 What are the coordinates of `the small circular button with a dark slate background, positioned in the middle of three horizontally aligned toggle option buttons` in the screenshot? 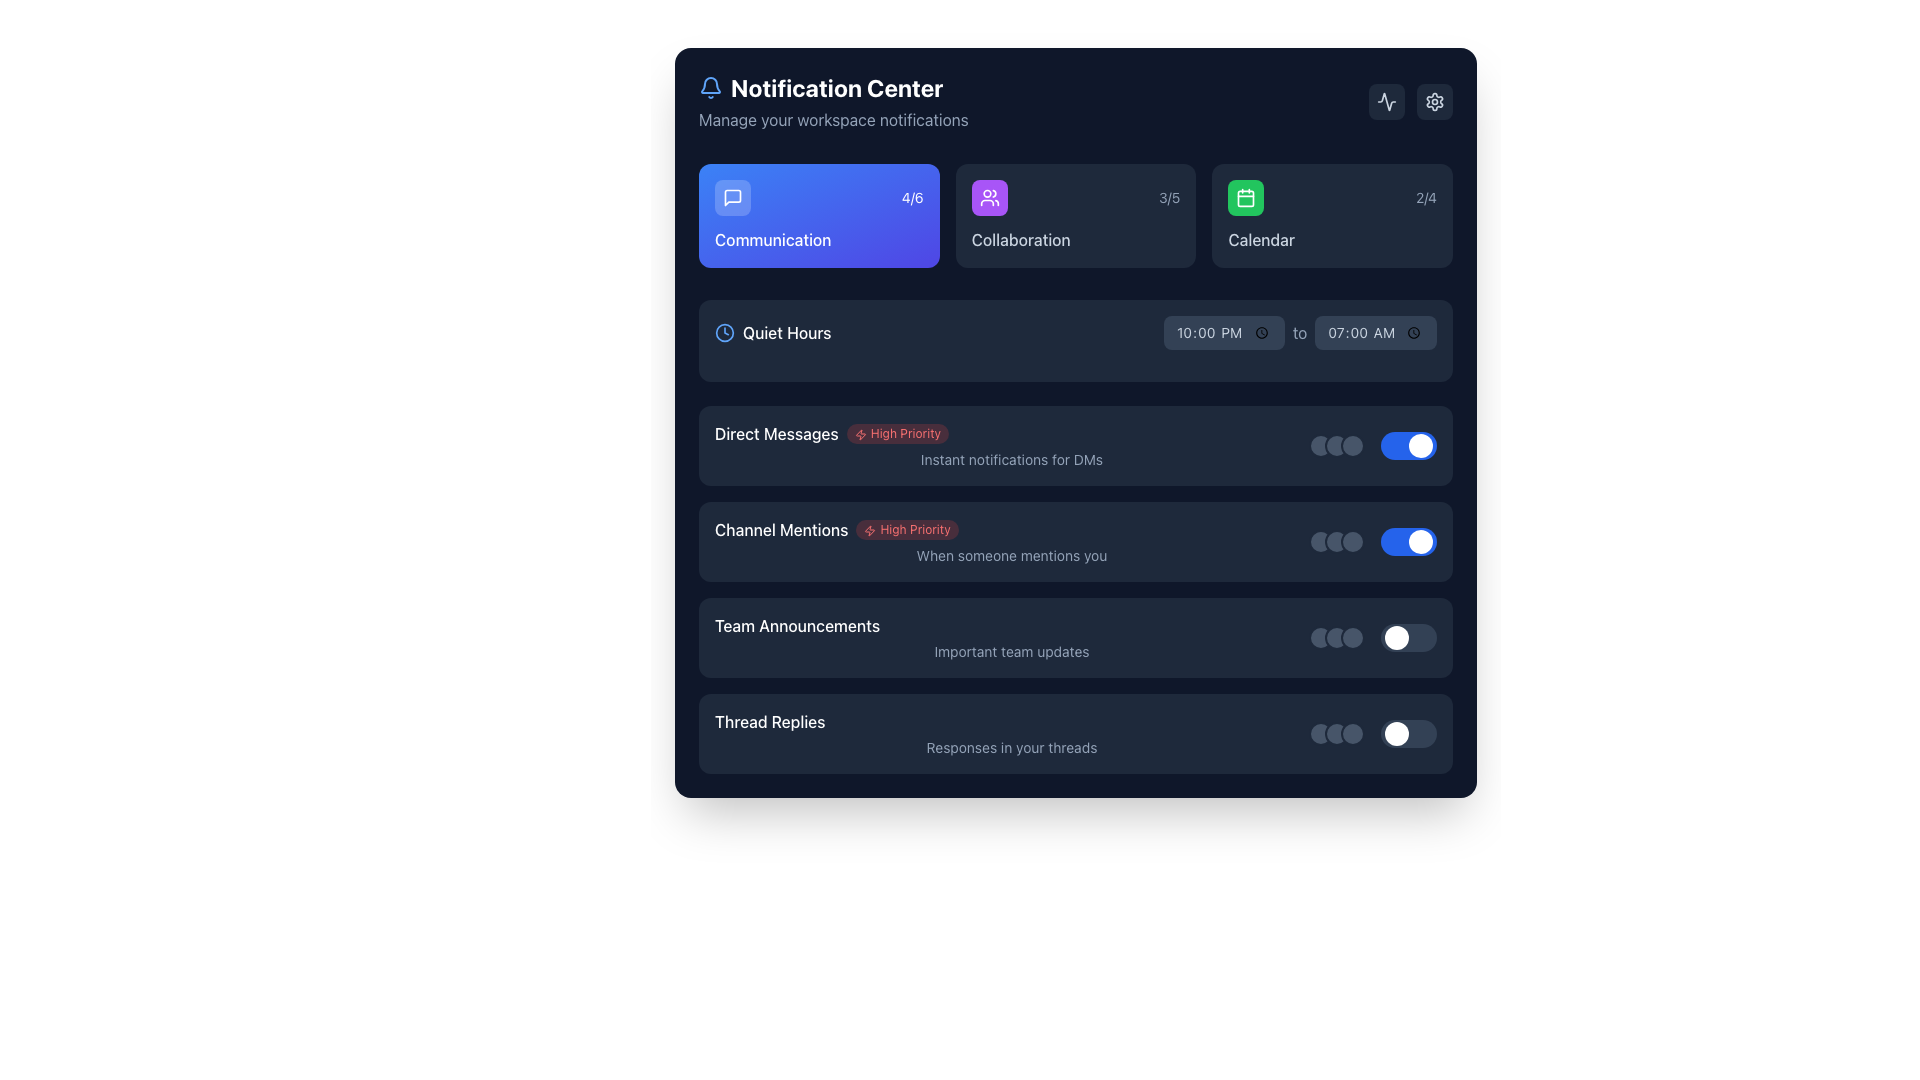 It's located at (1337, 542).